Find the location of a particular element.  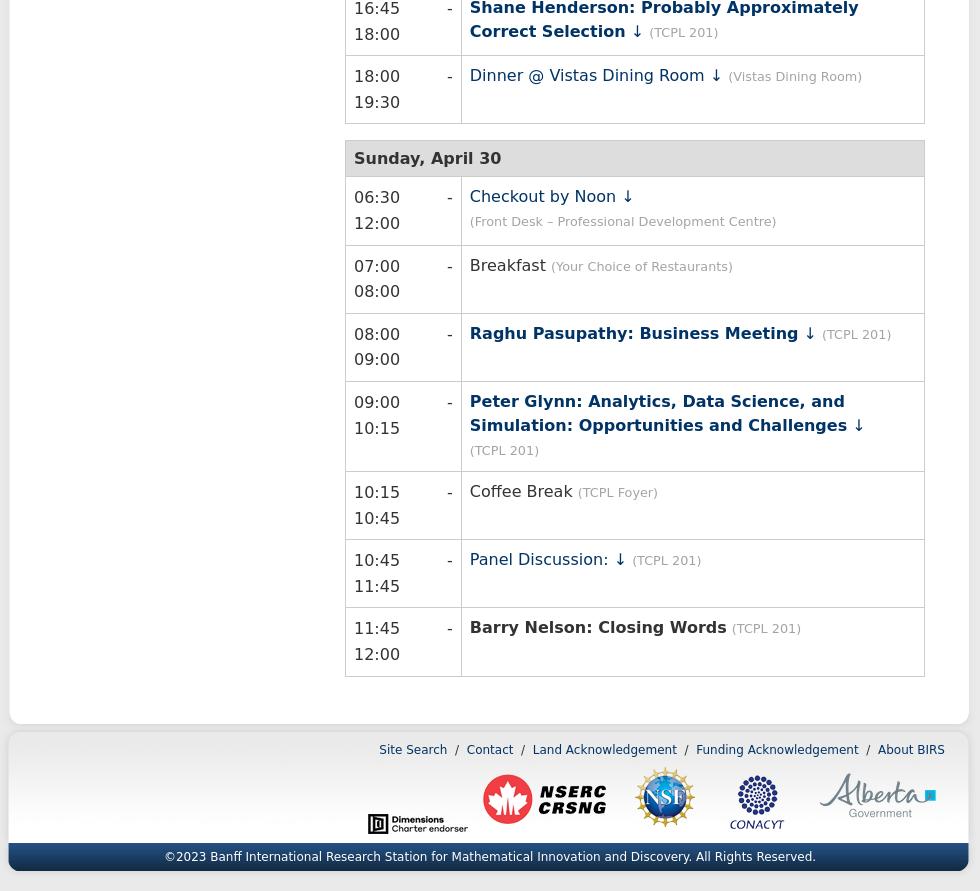

'©2023 Banff International Research Station for Mathematical Innovation and Discovery. All Rights Reserved.' is located at coordinates (489, 854).